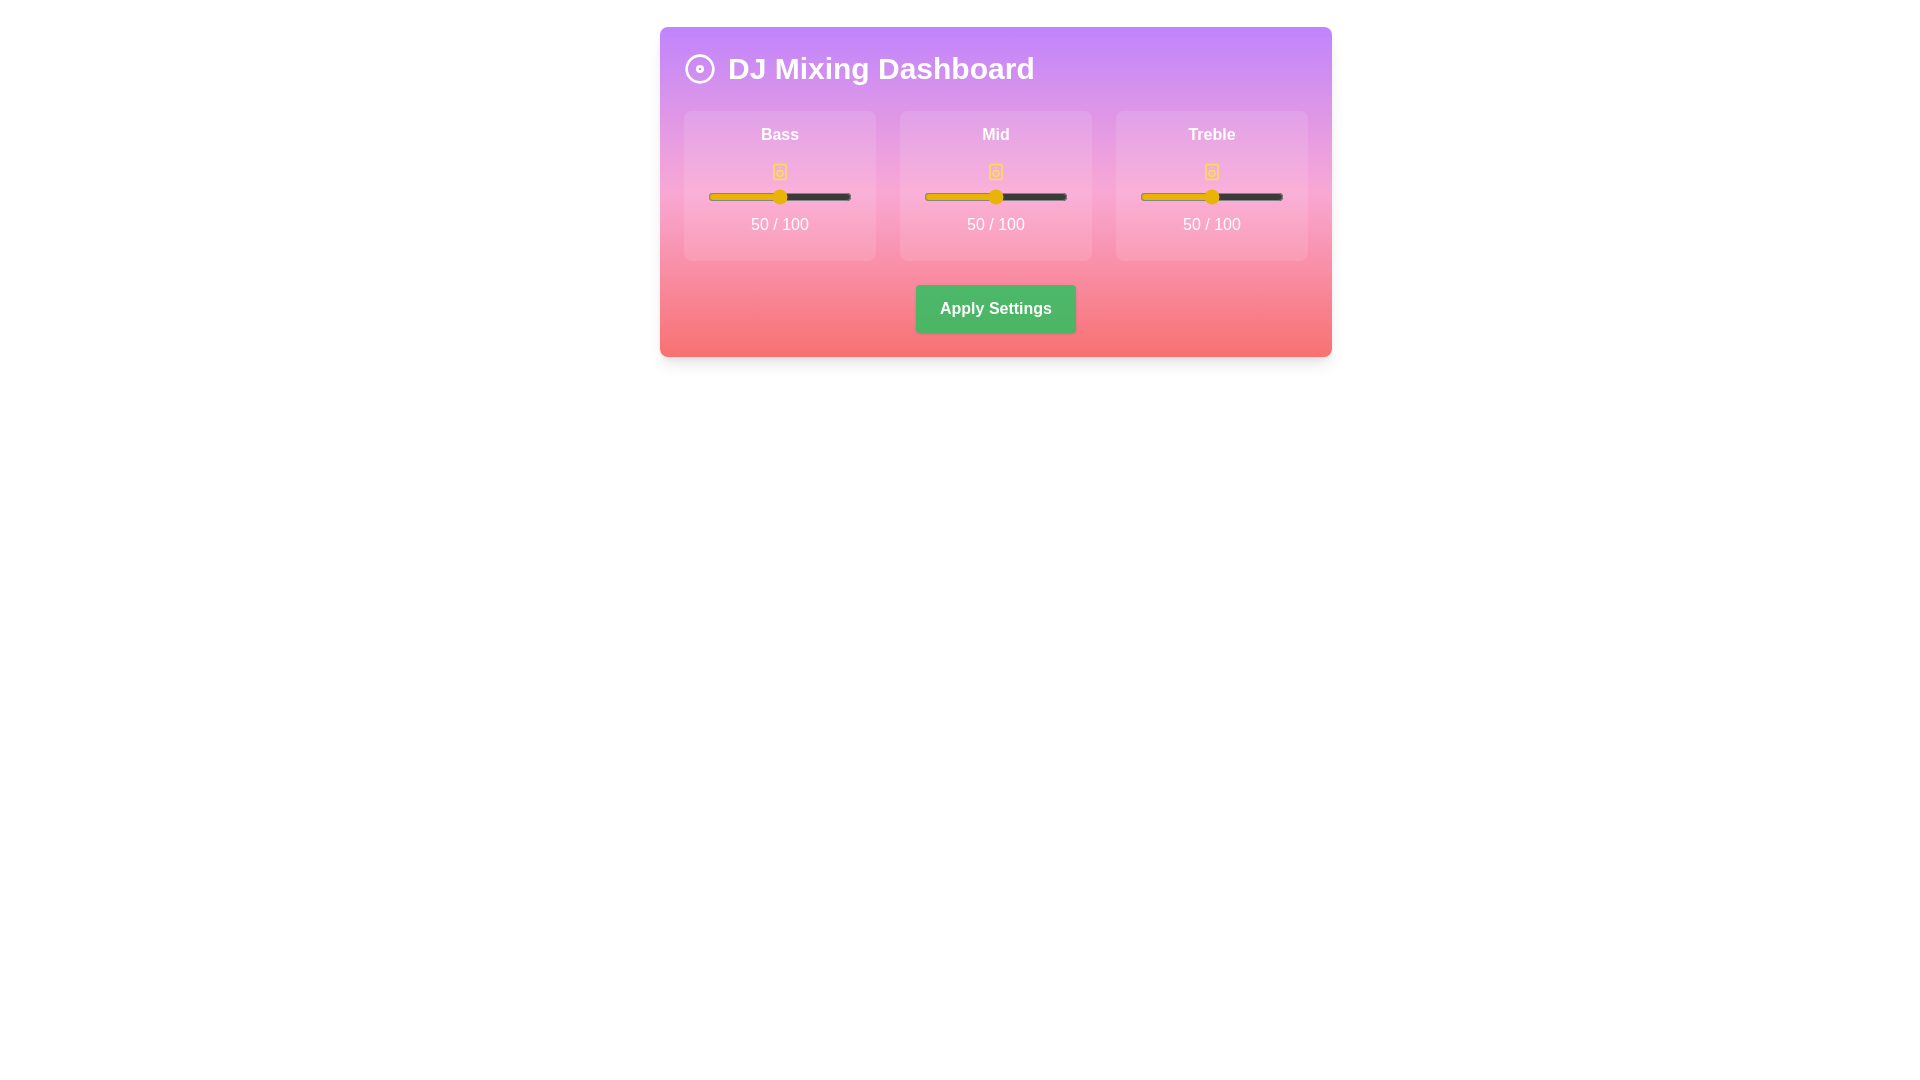 This screenshot has width=1920, height=1080. What do you see at coordinates (754, 196) in the screenshot?
I see `the bass slider to set its value to 33` at bounding box center [754, 196].